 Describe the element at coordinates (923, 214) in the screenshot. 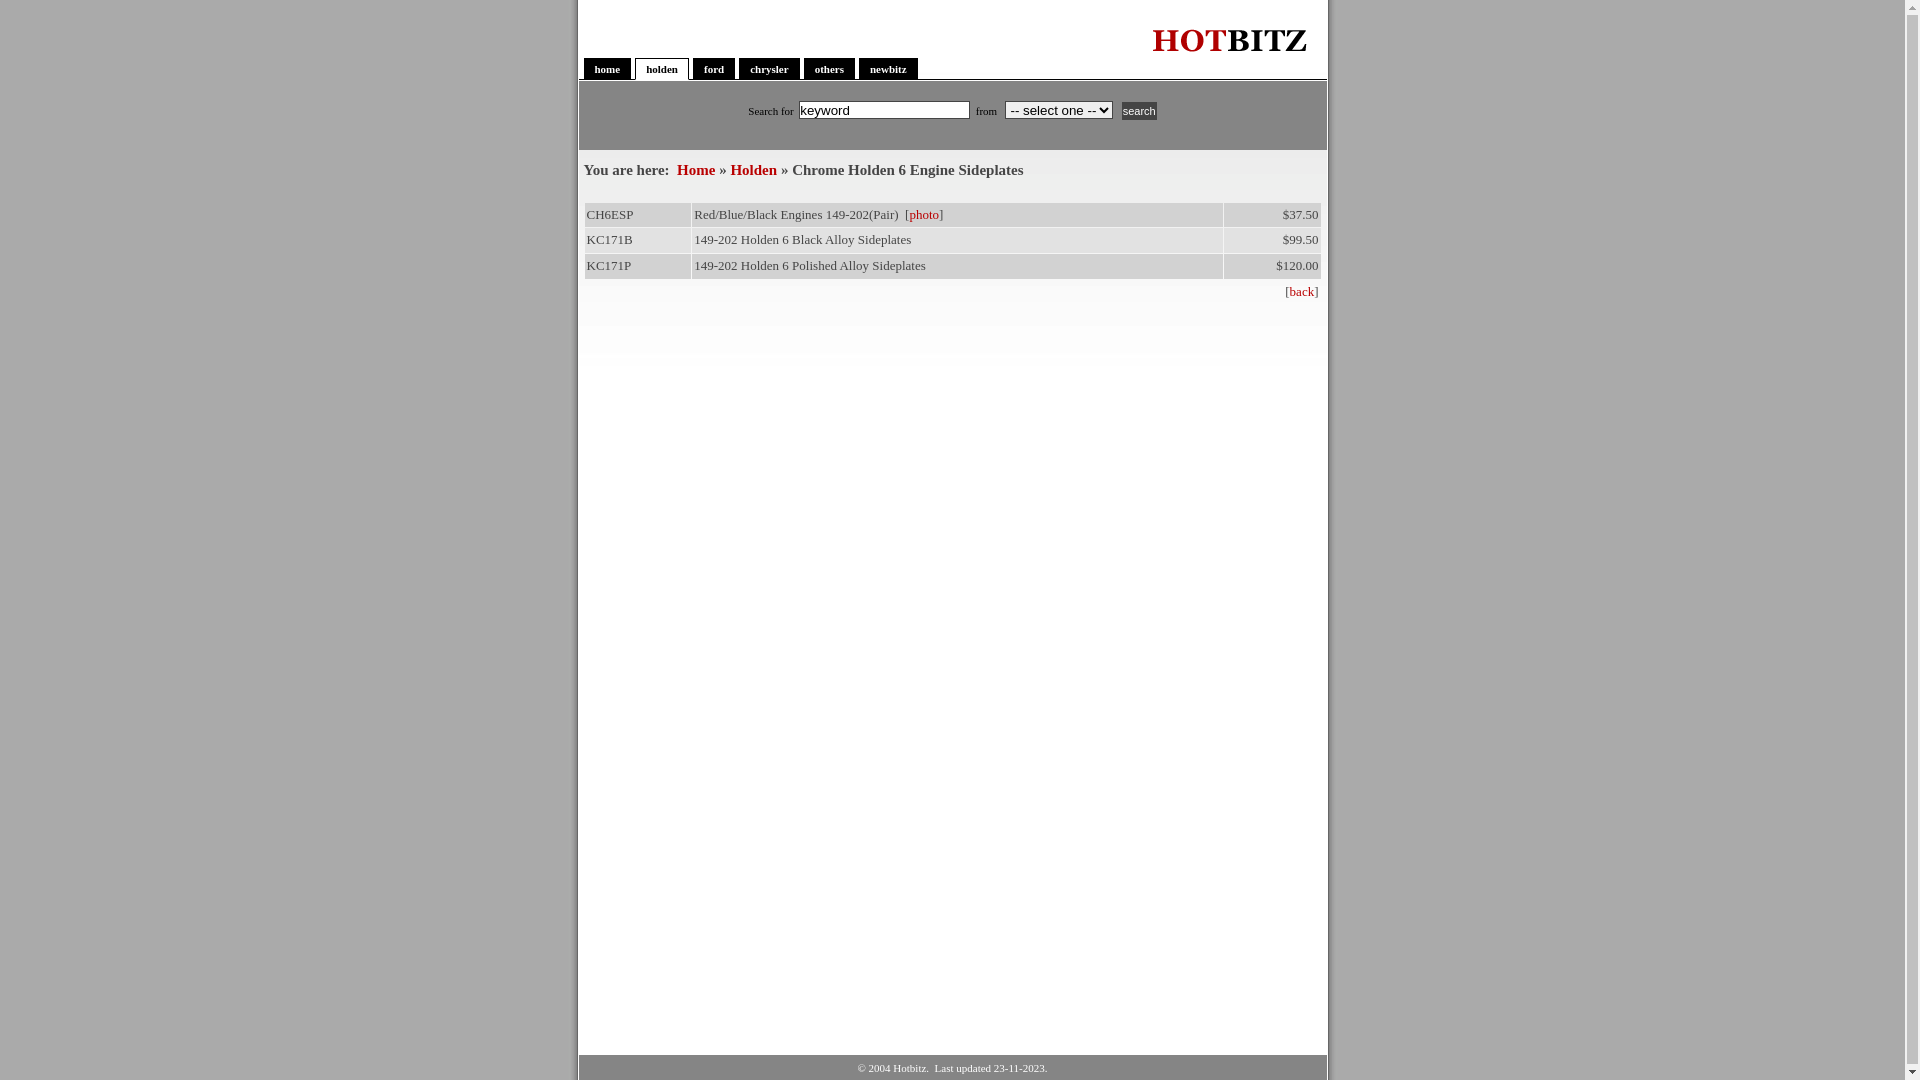

I see `'photo'` at that location.